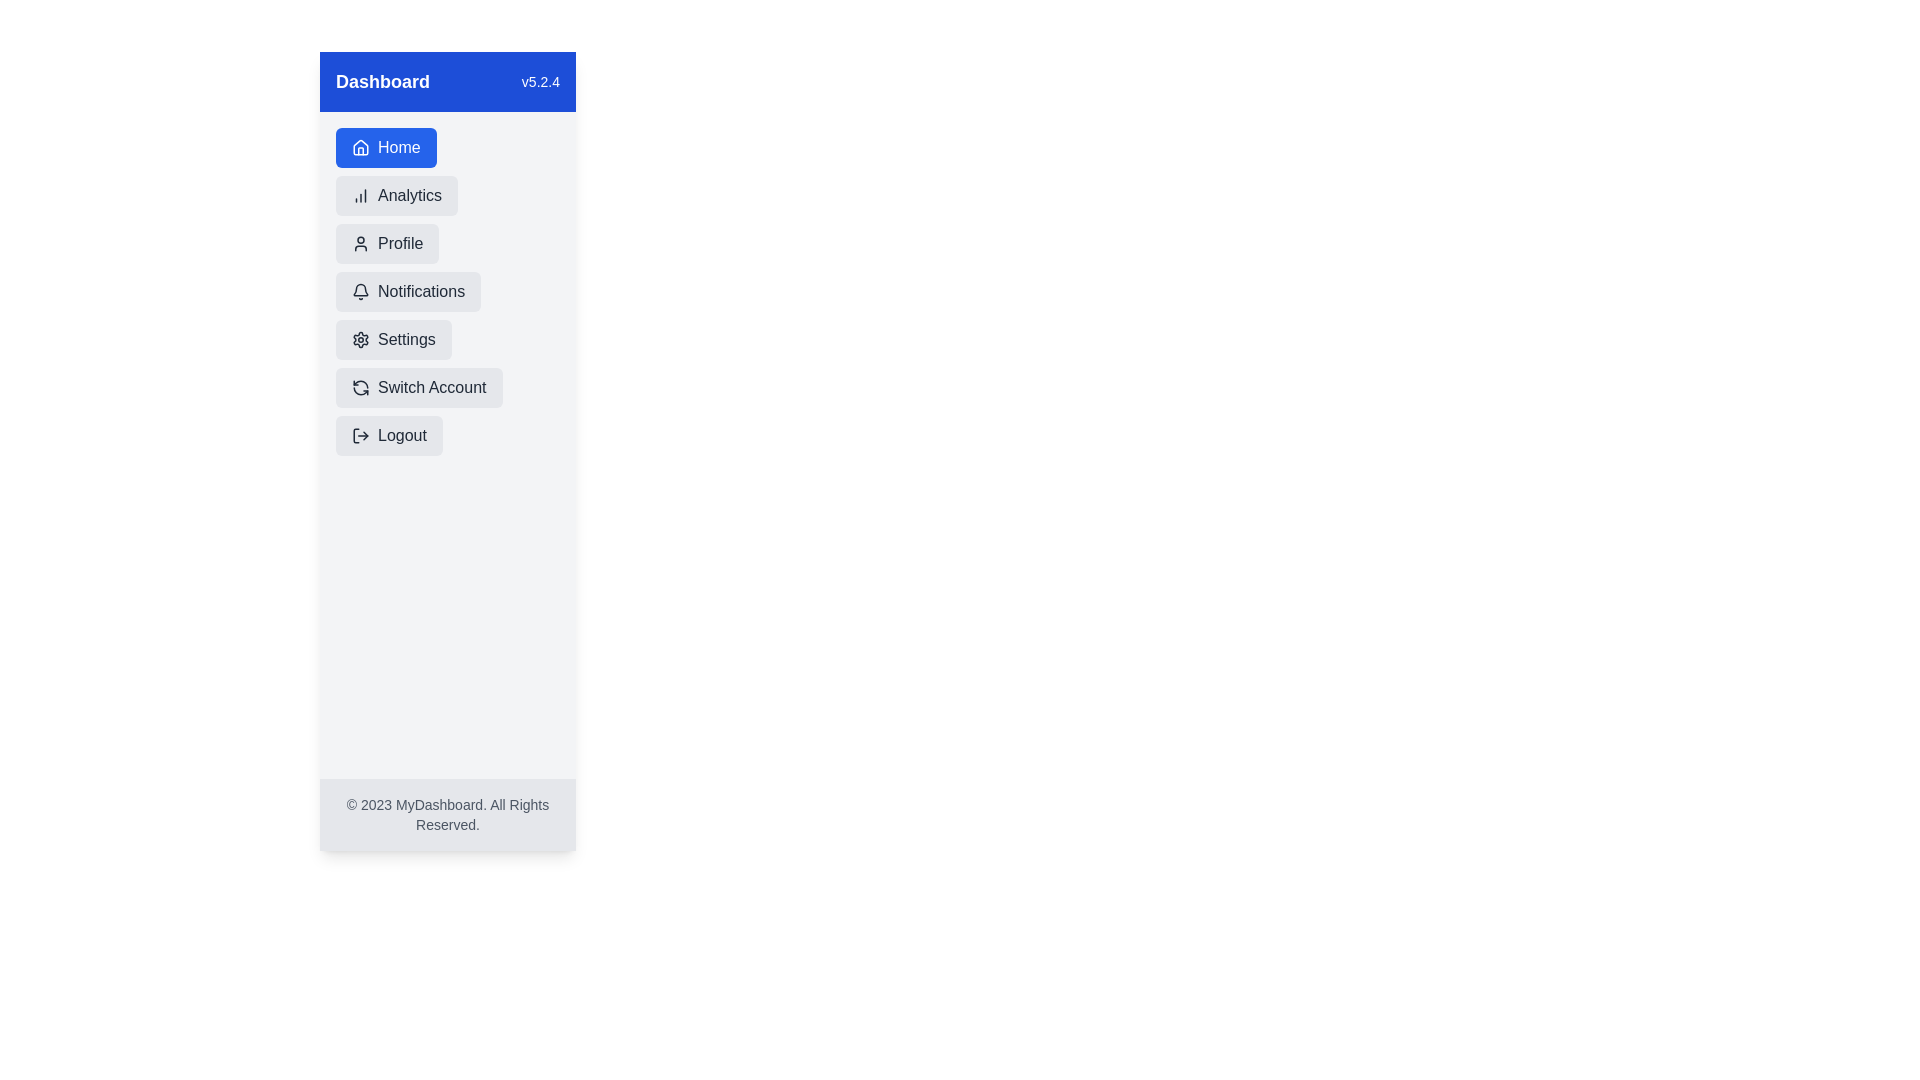 The image size is (1920, 1080). I want to click on the 'Settings' button with a gear icon located in the left-side navigation menu, positioned between the 'Notifications' and 'Switch Account' buttons, so click(393, 338).